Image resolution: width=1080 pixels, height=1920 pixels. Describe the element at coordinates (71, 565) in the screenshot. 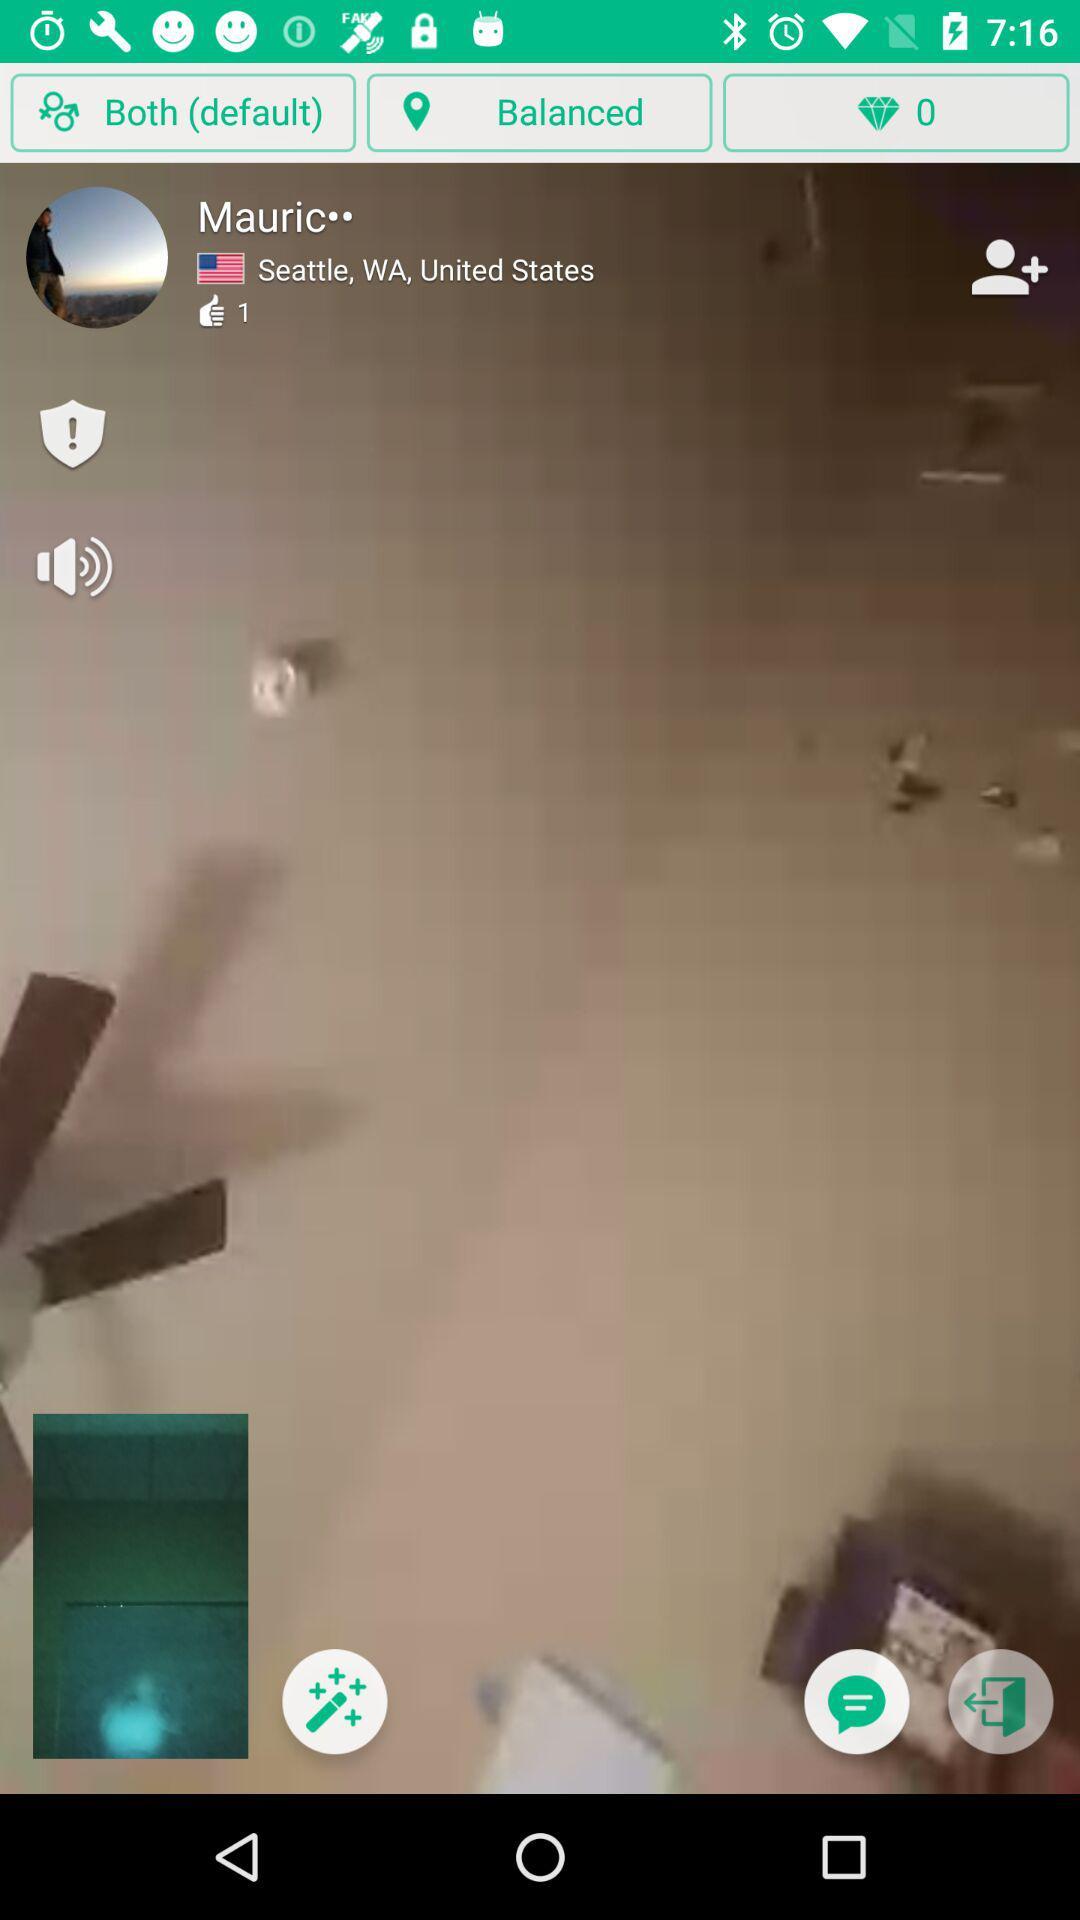

I see `toggles the volume` at that location.